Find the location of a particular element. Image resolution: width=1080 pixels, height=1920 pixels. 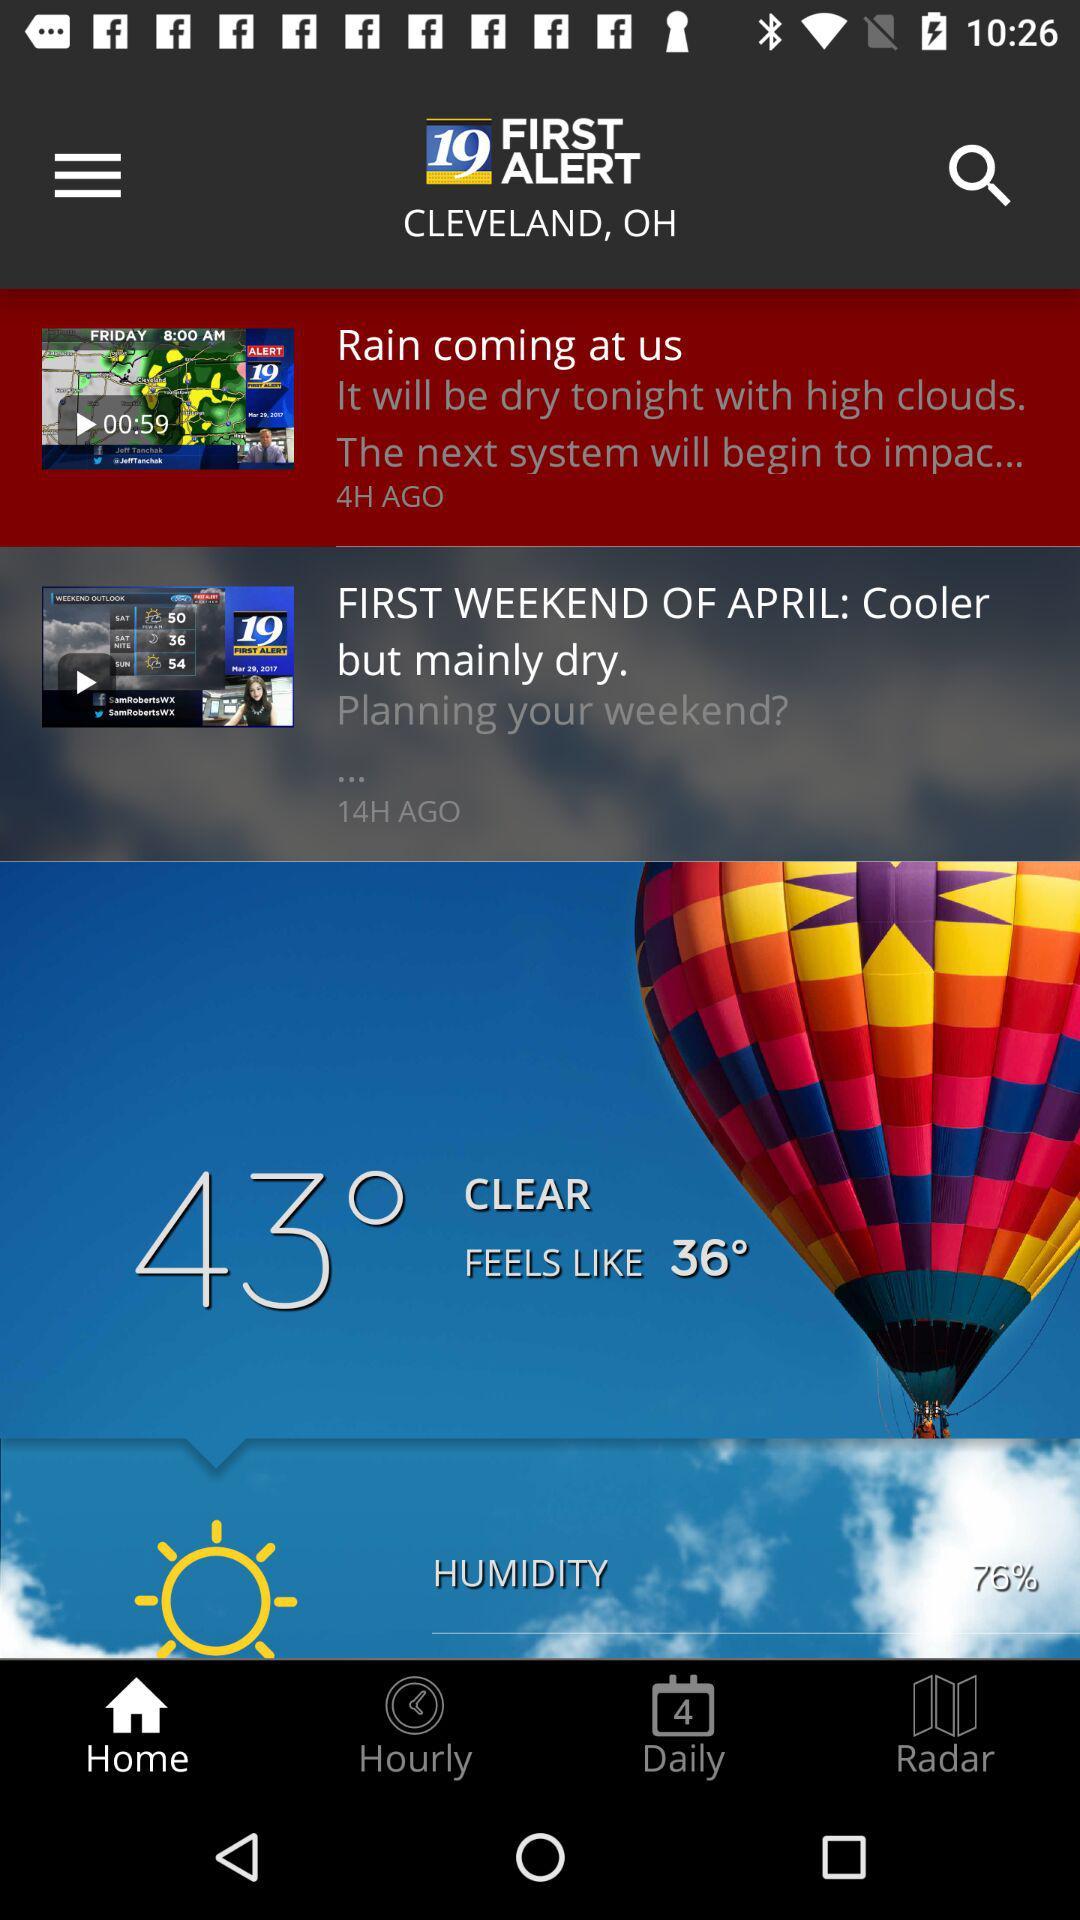

icon to the left of the radar icon is located at coordinates (682, 1726).